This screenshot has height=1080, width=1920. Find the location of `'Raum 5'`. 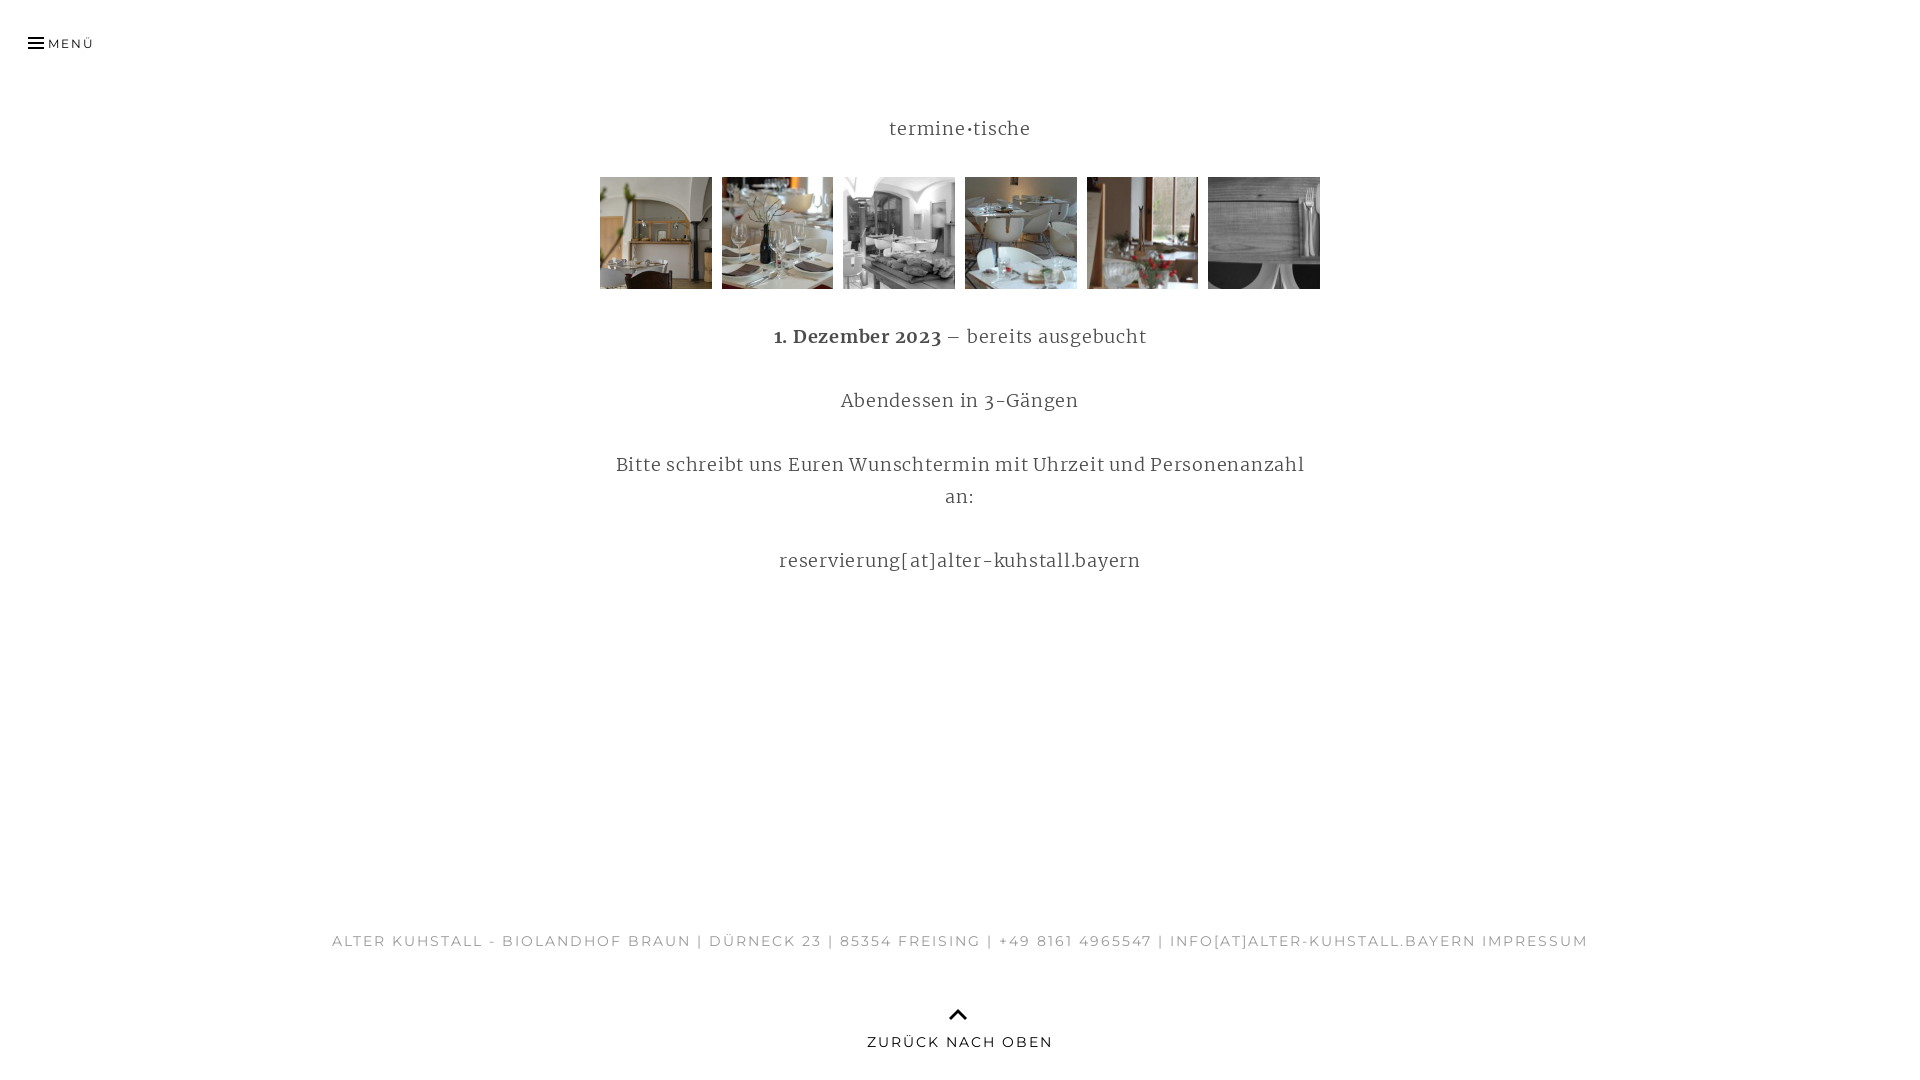

'Raum 5' is located at coordinates (1142, 232).